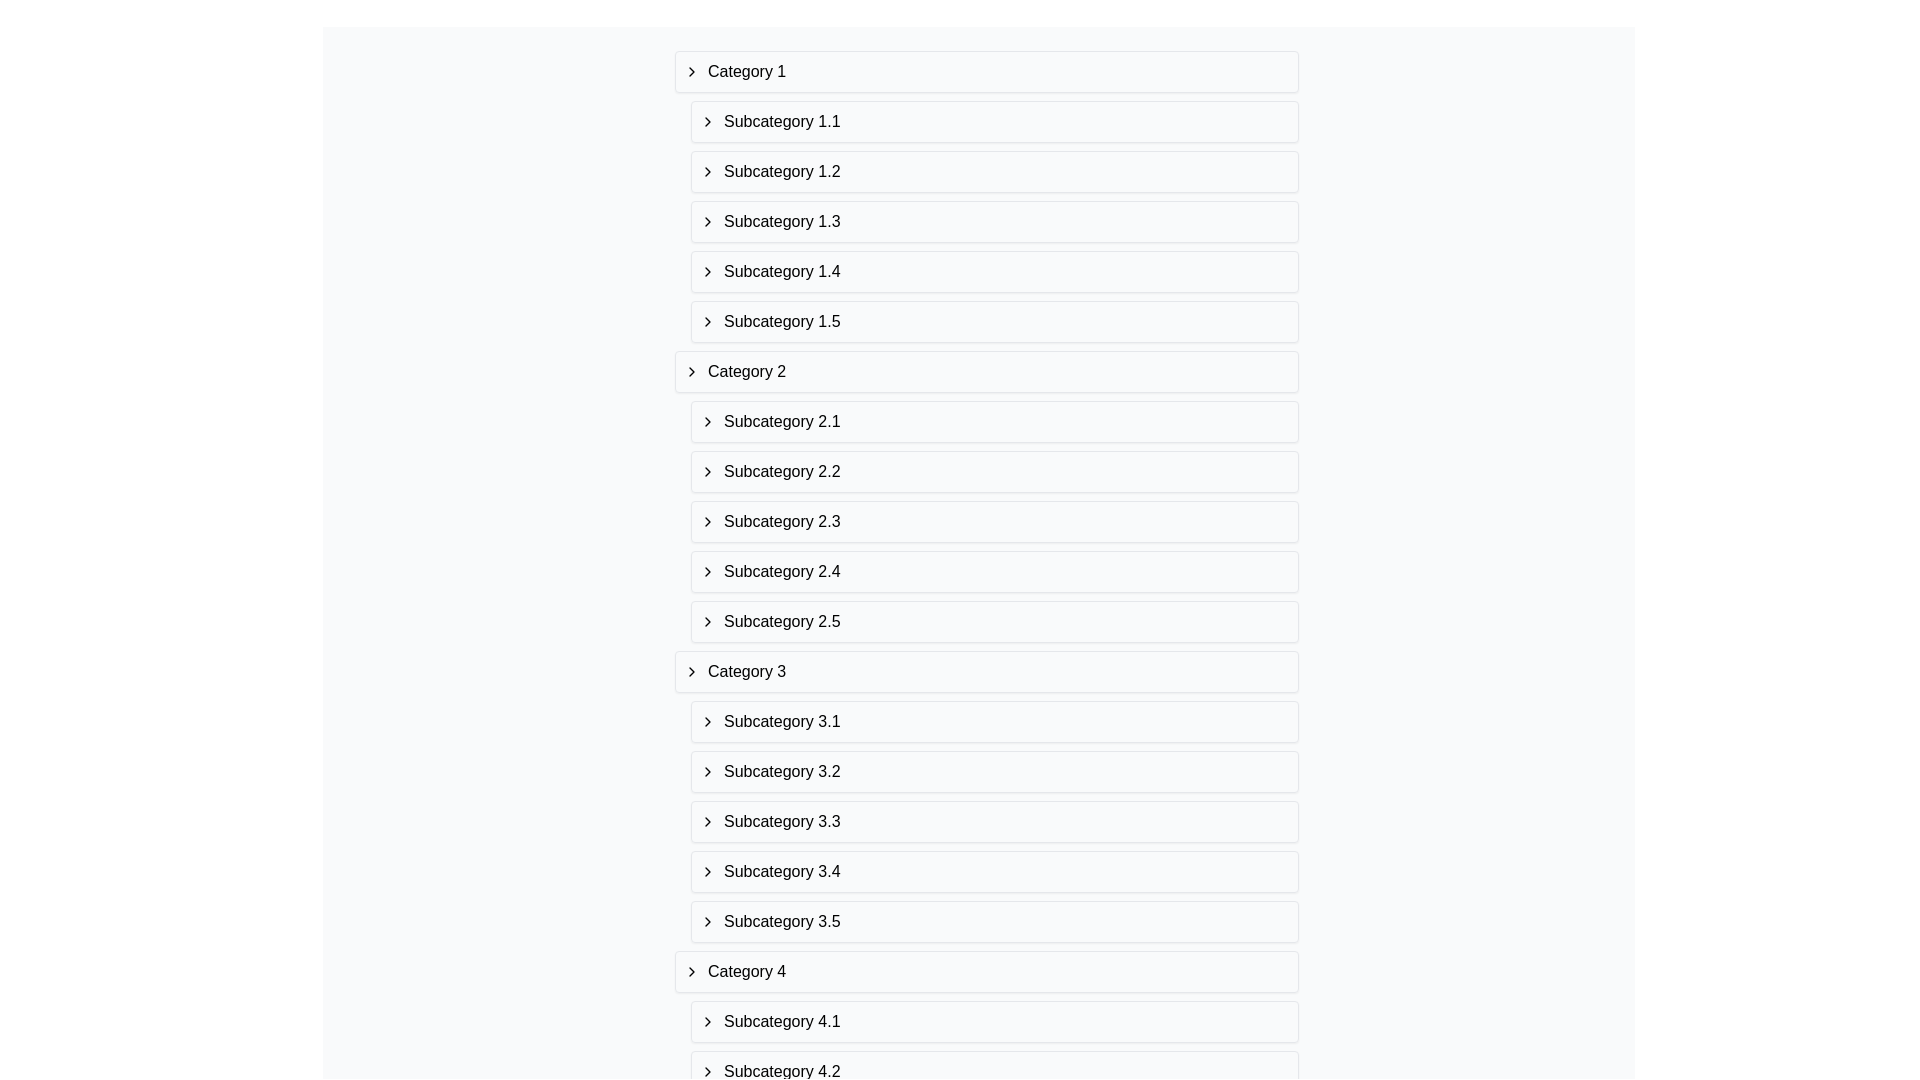 Image resolution: width=1920 pixels, height=1080 pixels. Describe the element at coordinates (708, 272) in the screenshot. I see `the Chevron icon/button located to the immediate left of the text 'Subcategory 1.4'` at that location.